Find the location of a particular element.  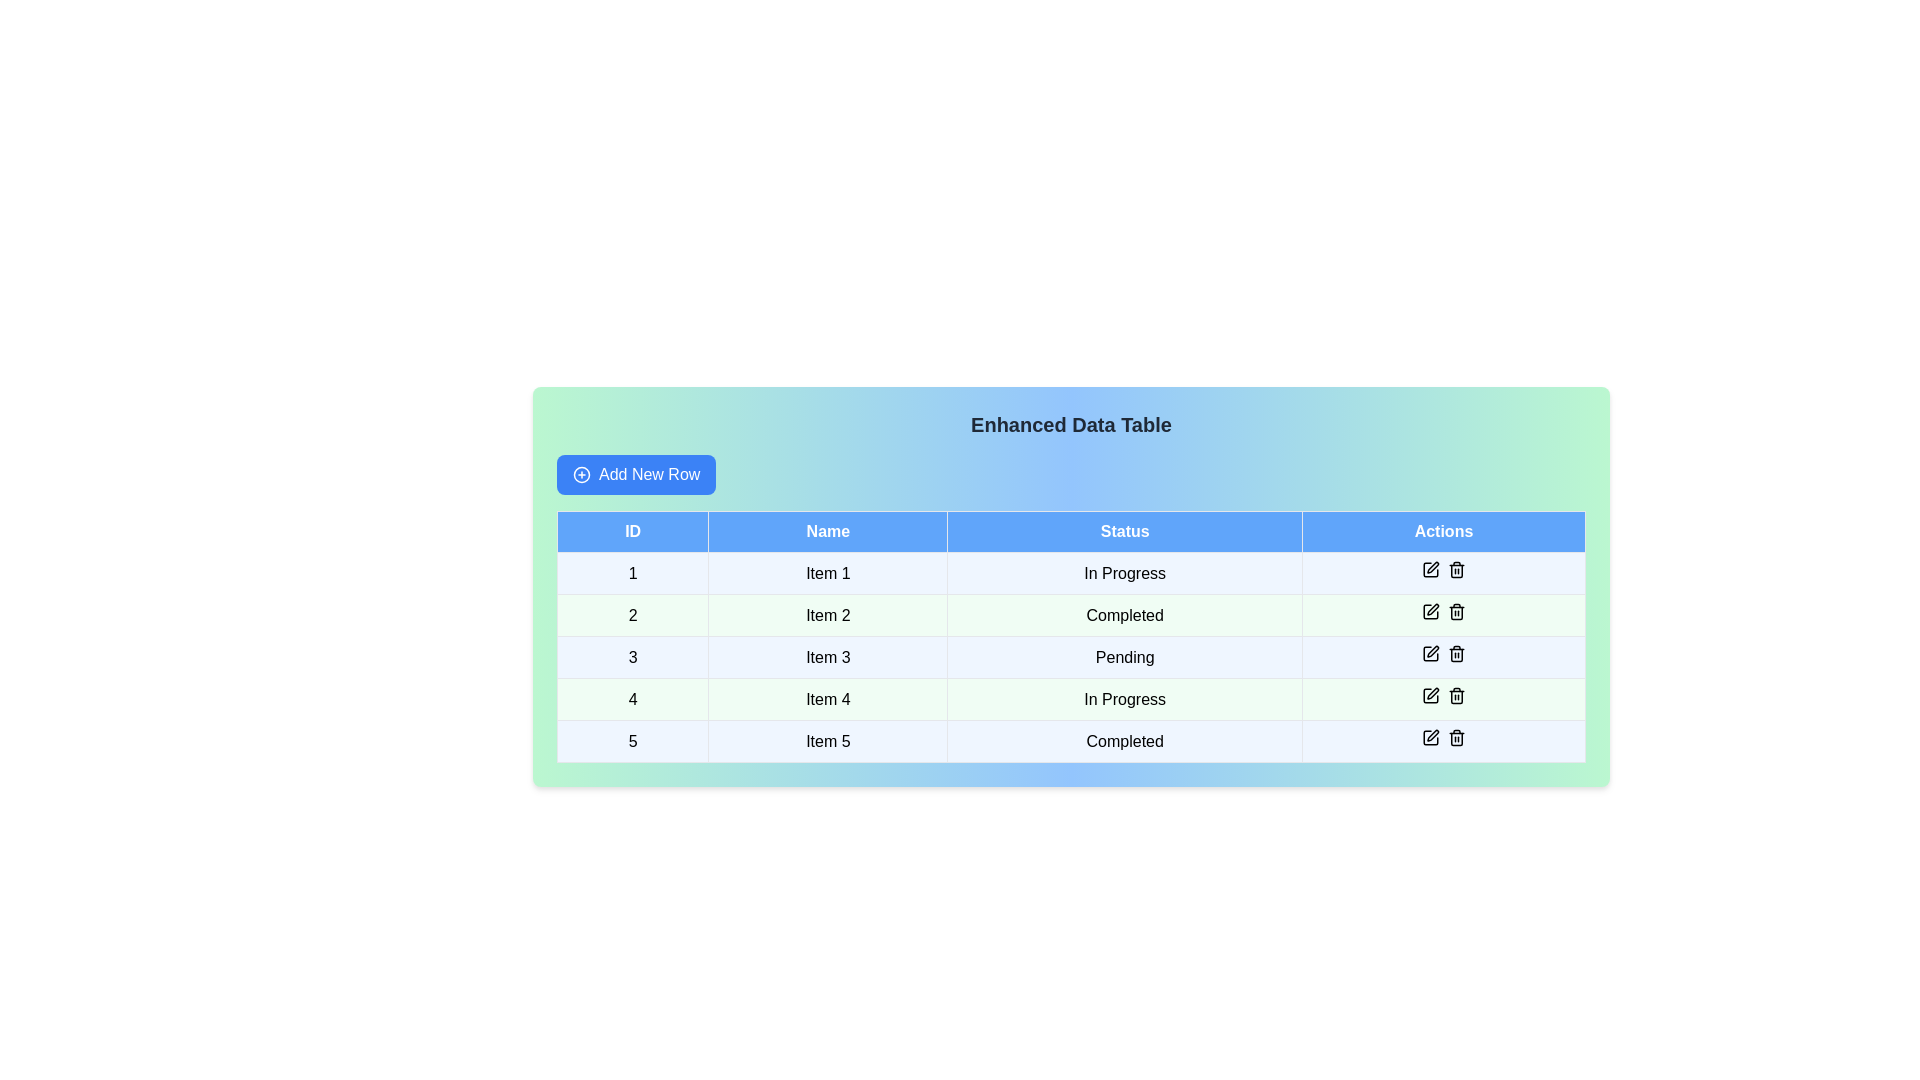

the 'Edit' icon located in the last column of the table under the row labeled 'Item 2' is located at coordinates (1432, 608).